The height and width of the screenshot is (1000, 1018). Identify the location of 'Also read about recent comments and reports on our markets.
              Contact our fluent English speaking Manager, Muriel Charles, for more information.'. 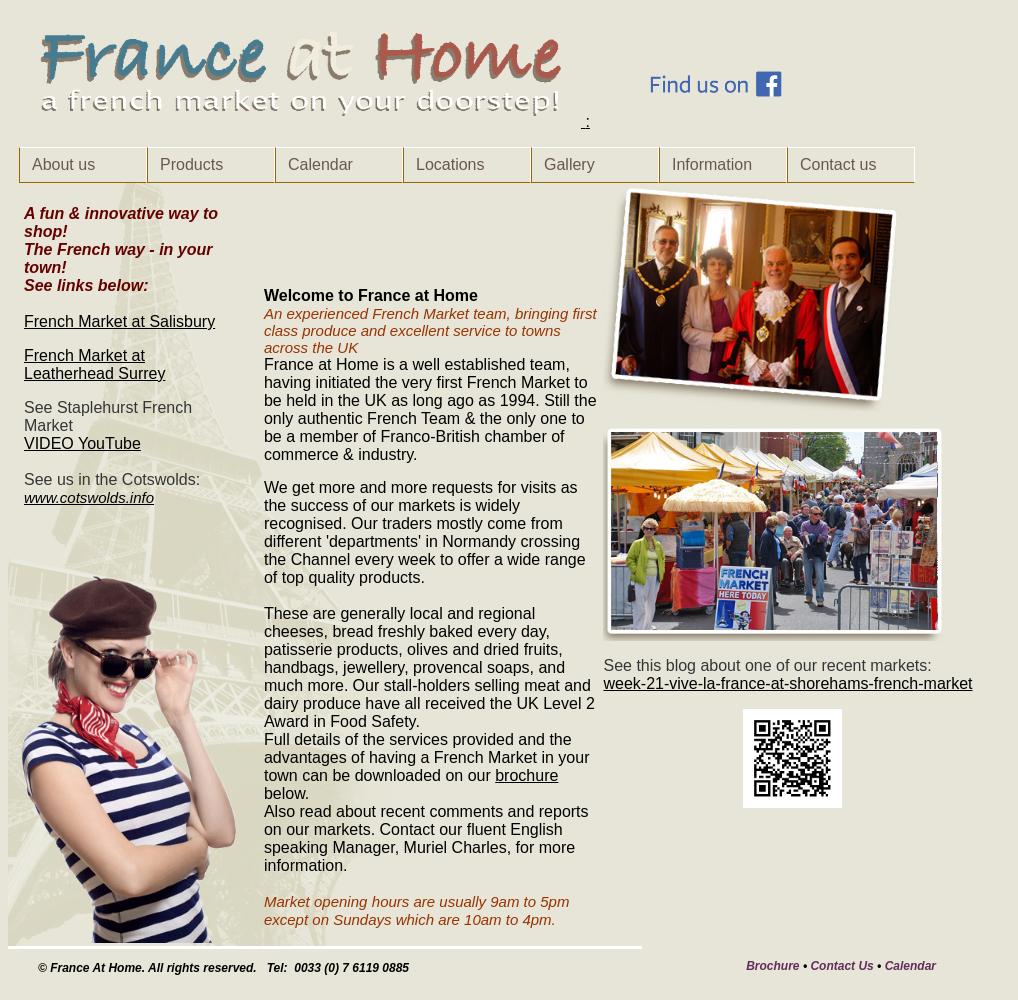
(424, 837).